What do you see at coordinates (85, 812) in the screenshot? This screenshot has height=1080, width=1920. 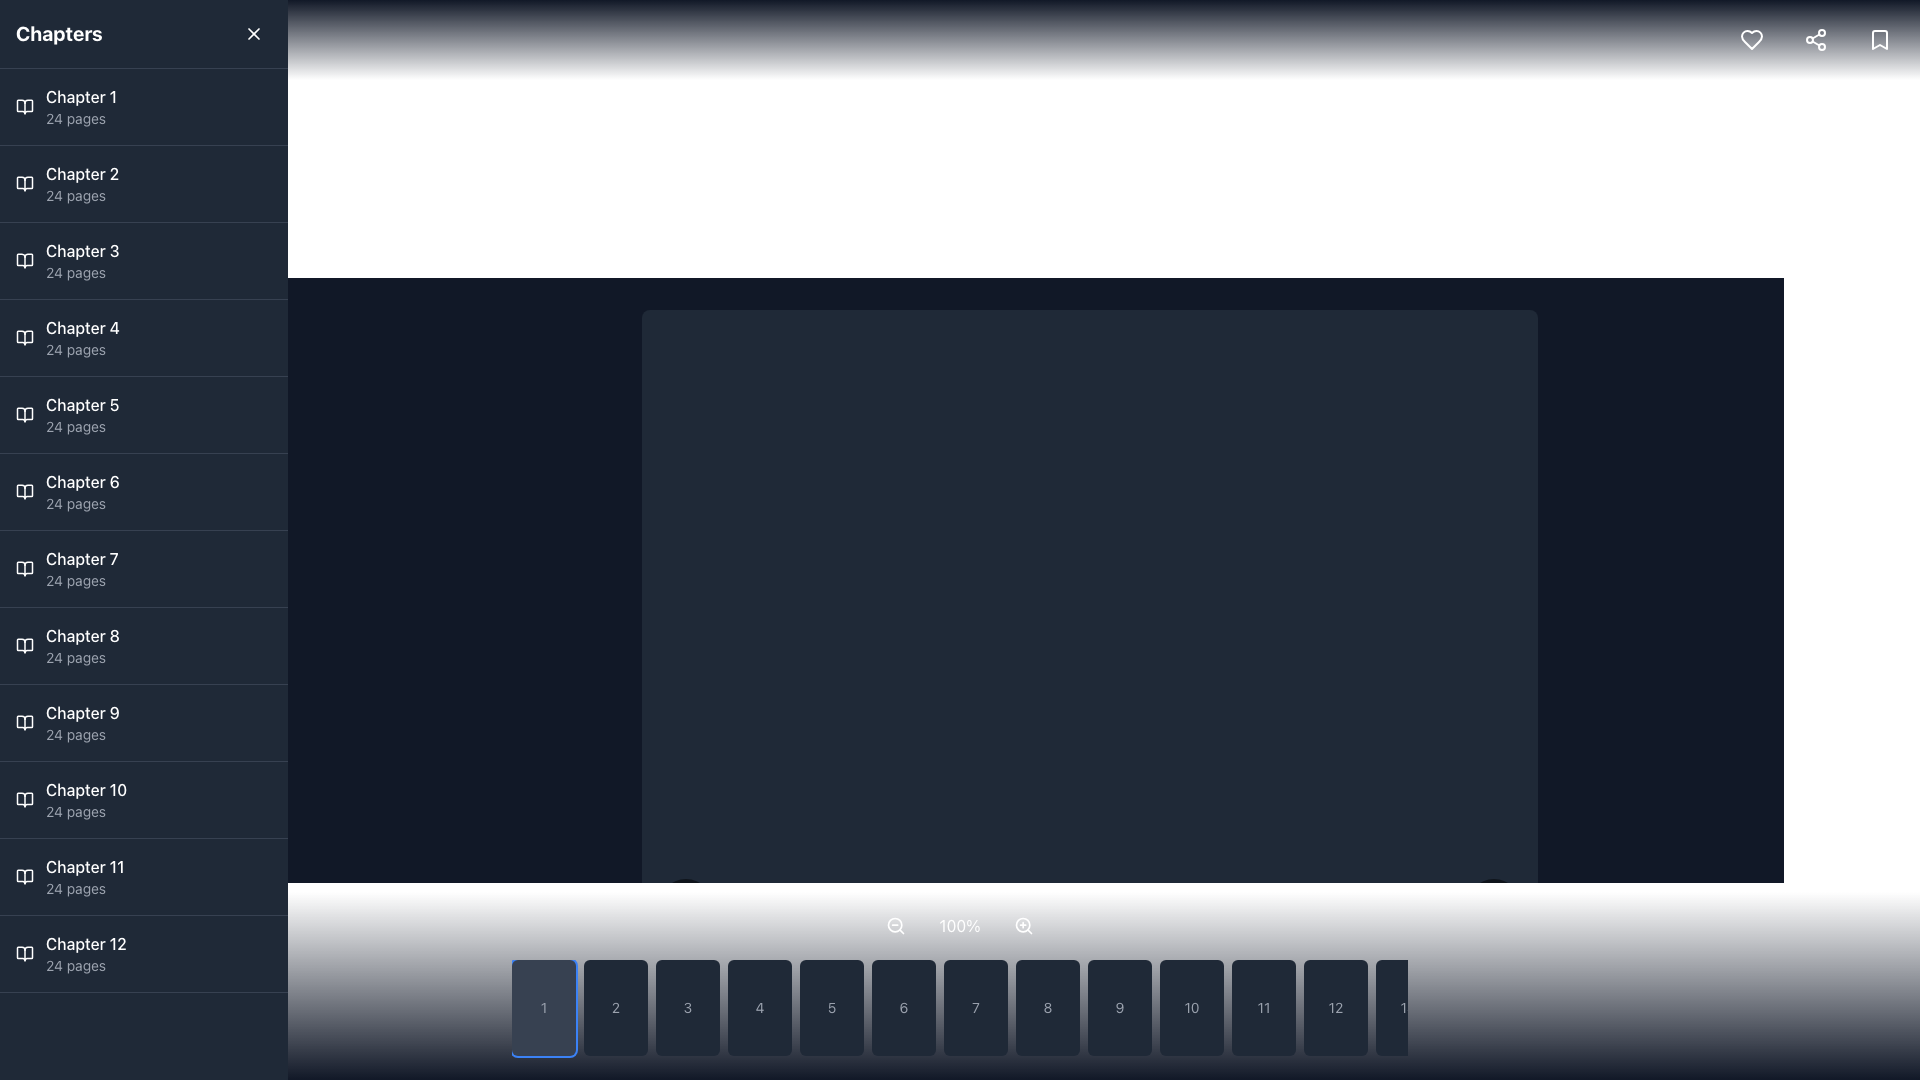 I see `Text label that displays additional details about Chapter 10, specifically its page count, located under the chapter title in the left-side vertical list panel` at bounding box center [85, 812].